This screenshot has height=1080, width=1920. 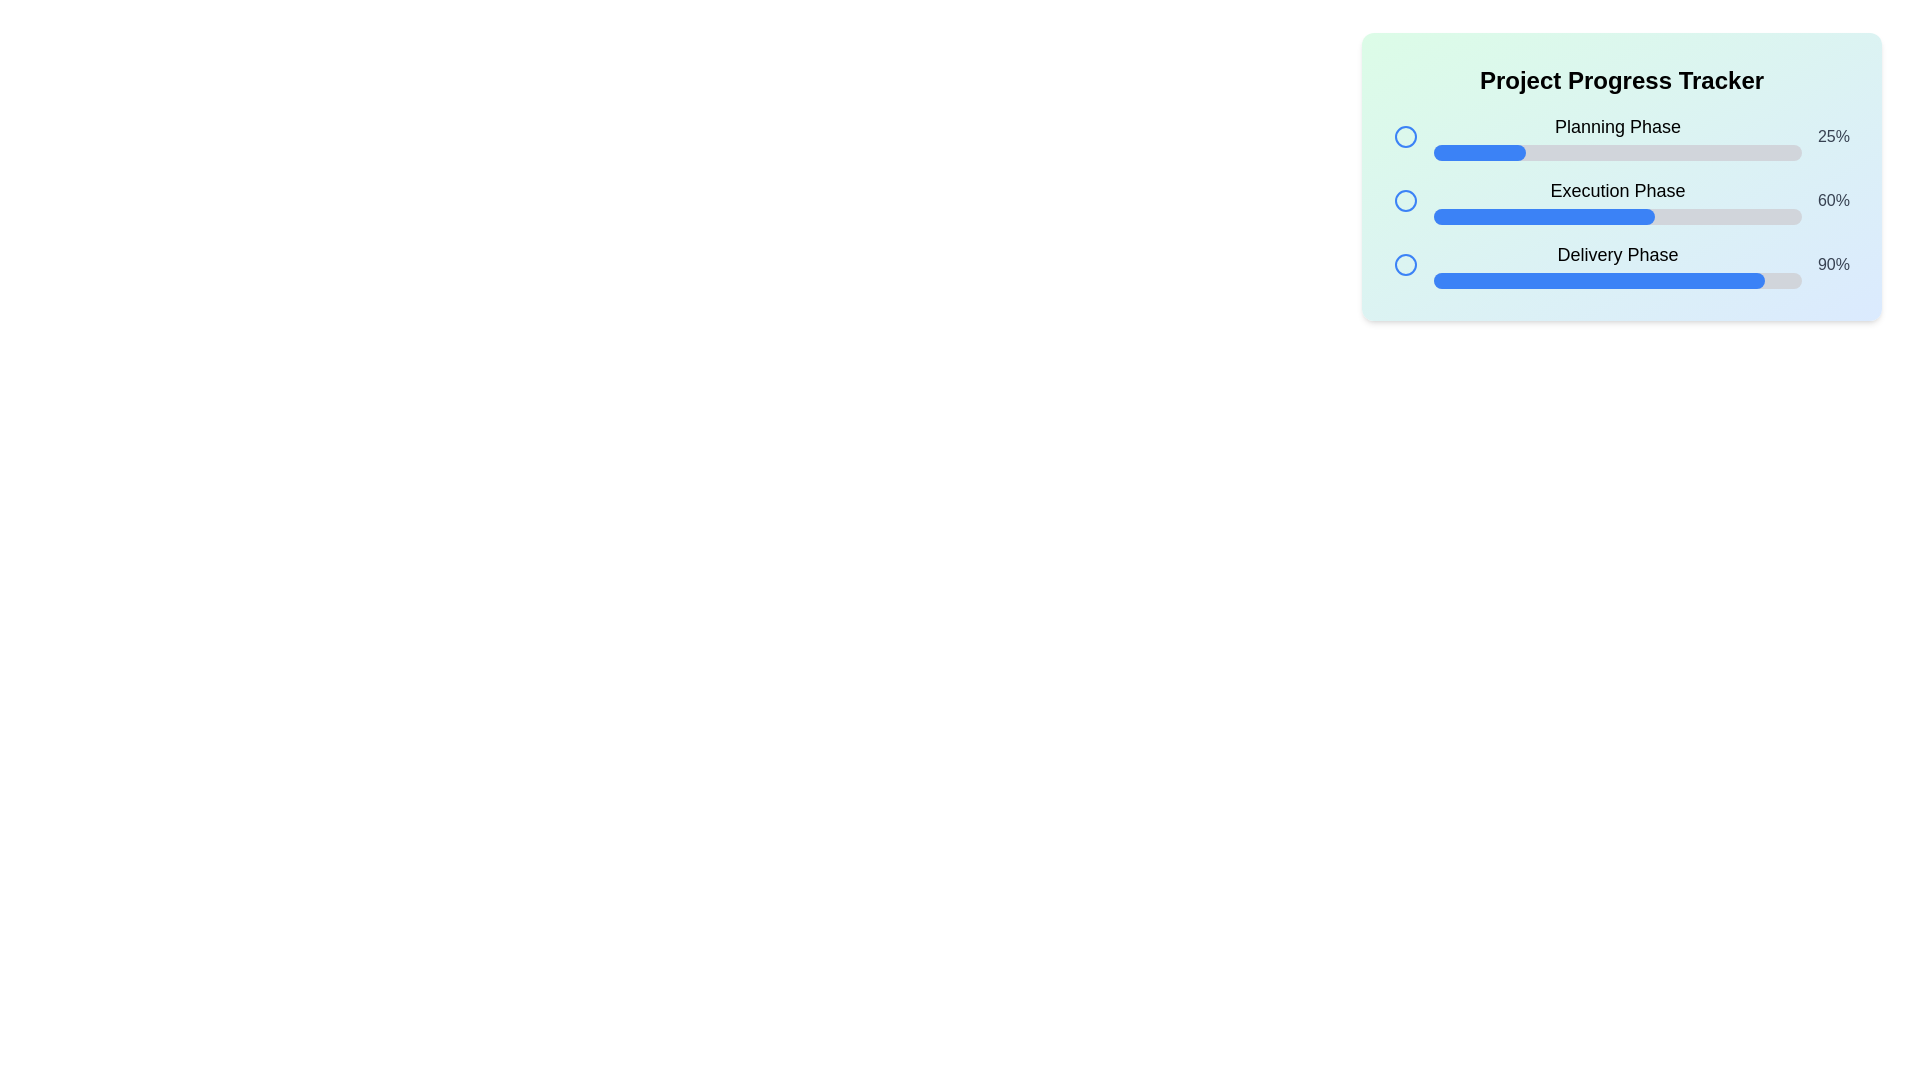 What do you see at coordinates (1617, 127) in the screenshot?
I see `the text label indicating the title or name of the first phase in the progress tracker, which is located at the top of the progress tracker section` at bounding box center [1617, 127].